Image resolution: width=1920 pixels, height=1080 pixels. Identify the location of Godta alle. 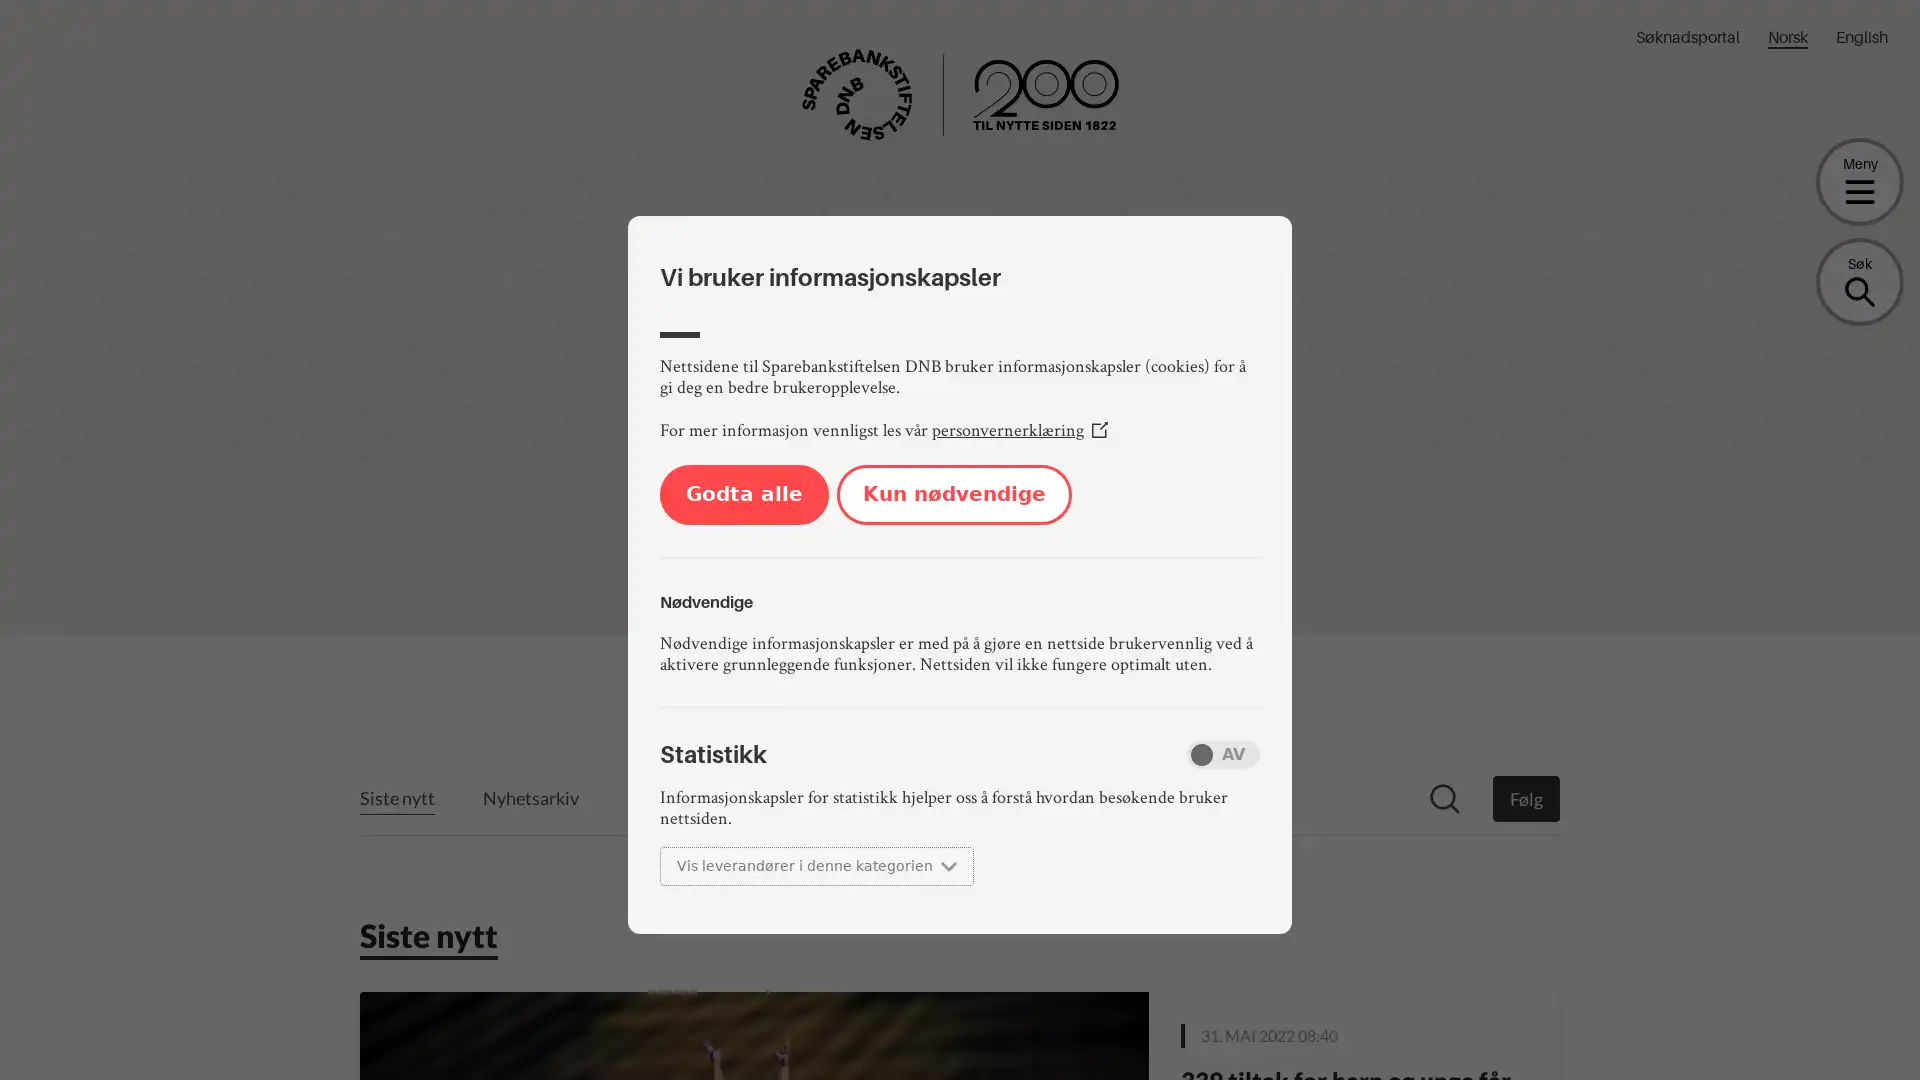
(743, 494).